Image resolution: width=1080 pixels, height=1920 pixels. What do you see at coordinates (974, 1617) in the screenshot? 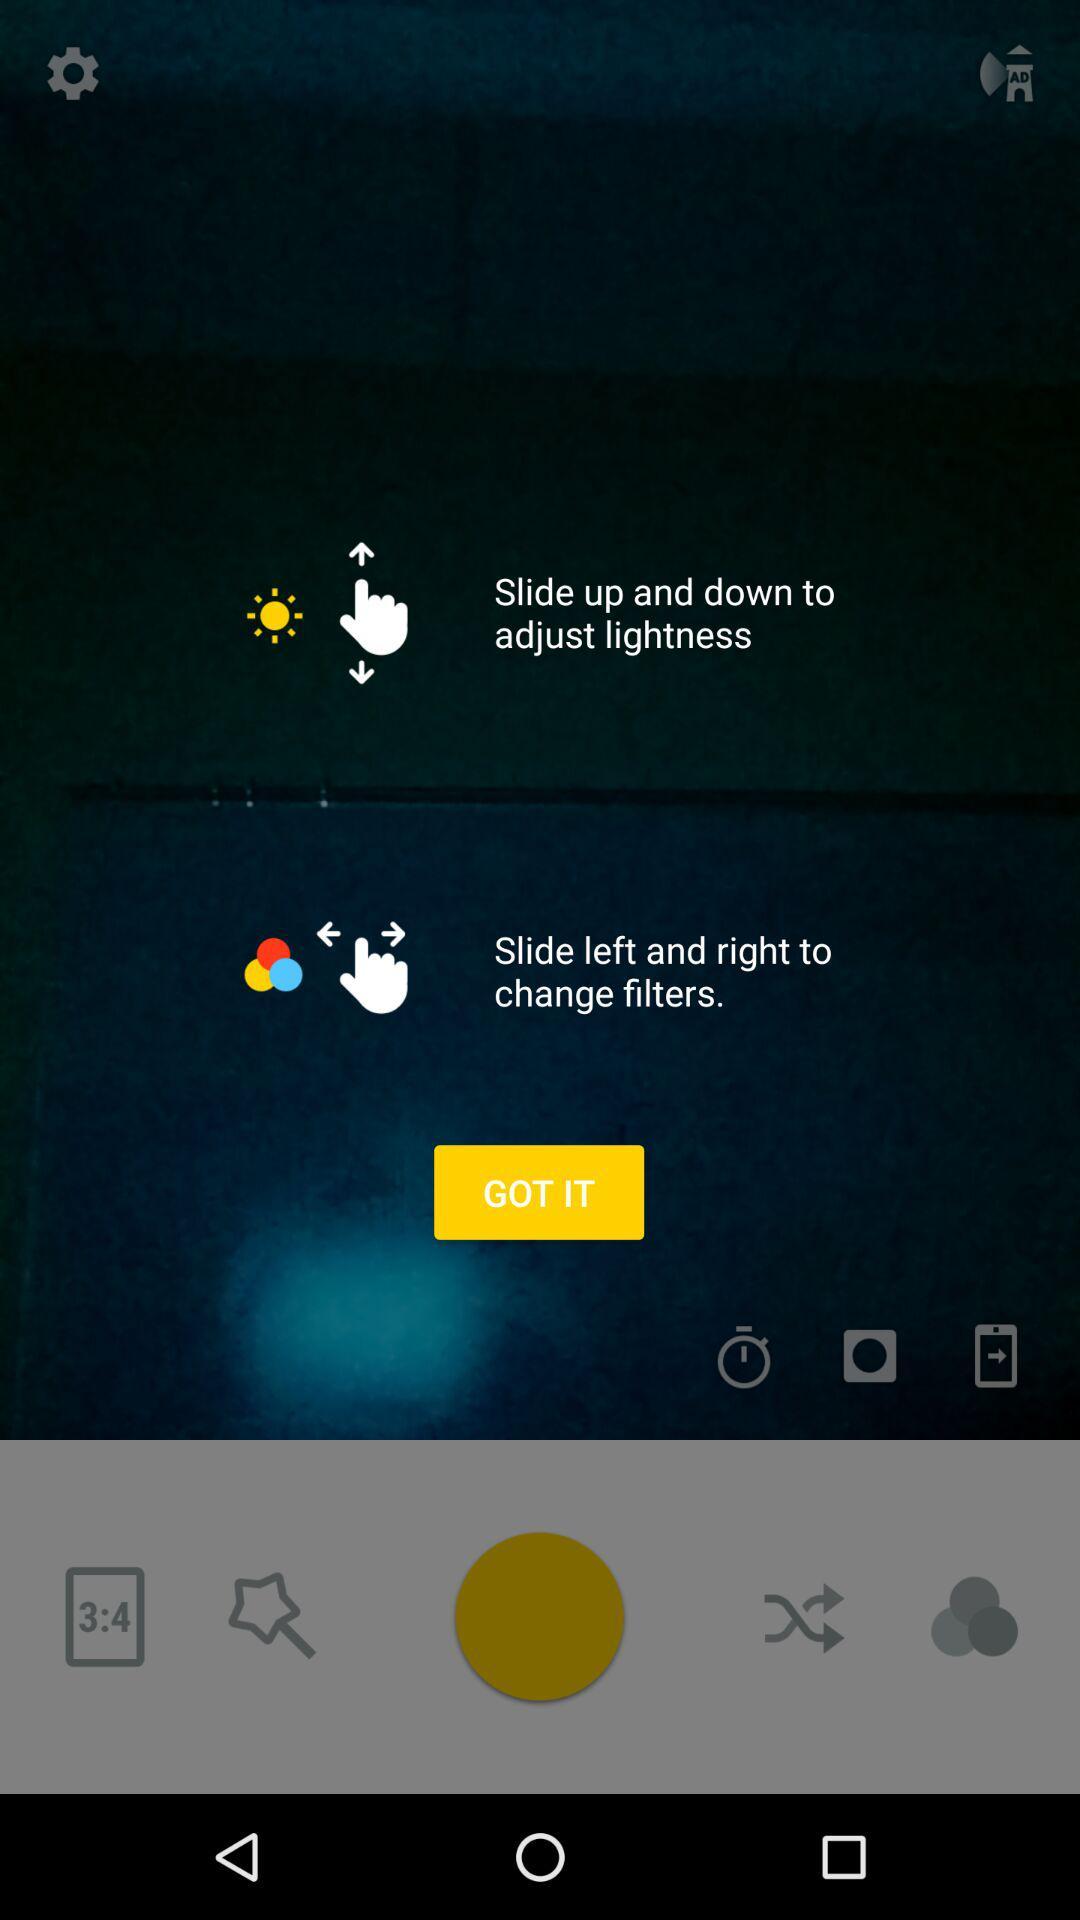
I see `click for filter option` at bounding box center [974, 1617].